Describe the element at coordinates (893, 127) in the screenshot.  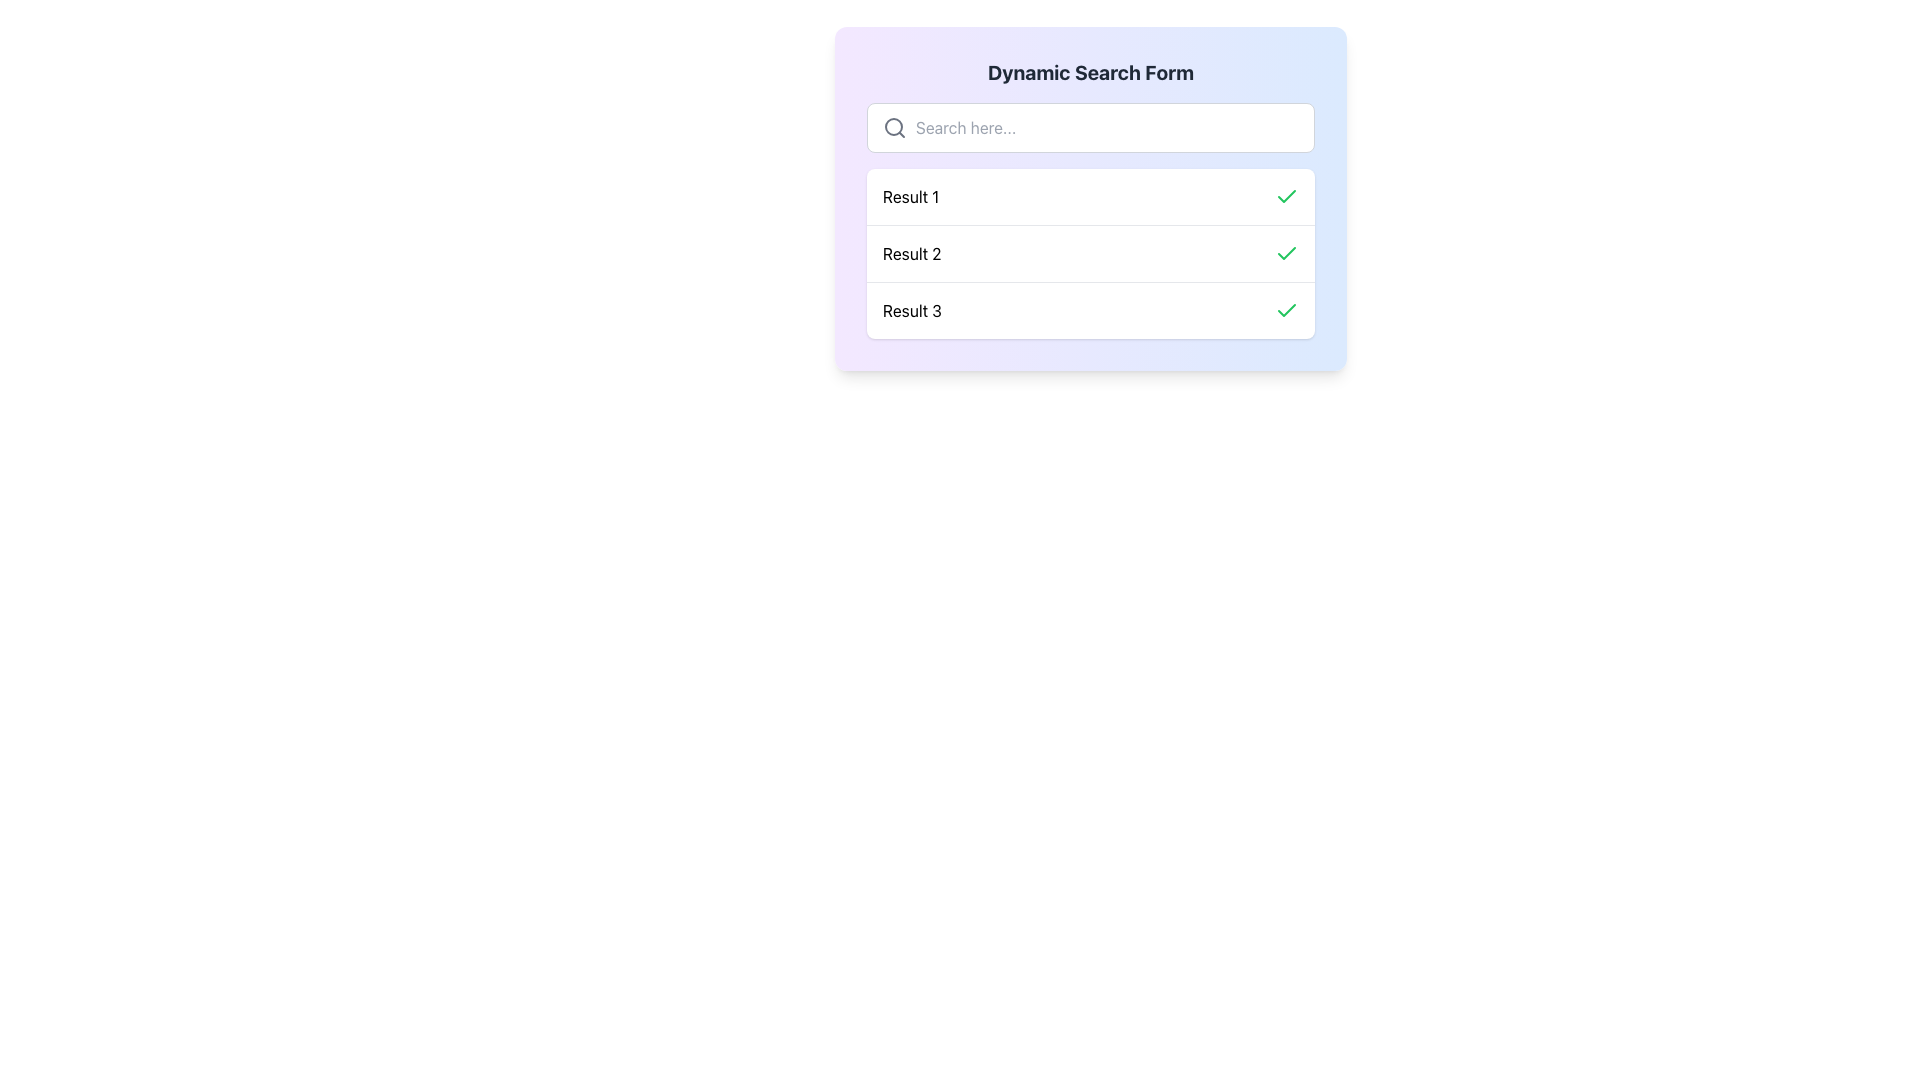
I see `the magnifying glass icon located to the left of the search input box, which serves as a visual cue for search functionality` at that location.